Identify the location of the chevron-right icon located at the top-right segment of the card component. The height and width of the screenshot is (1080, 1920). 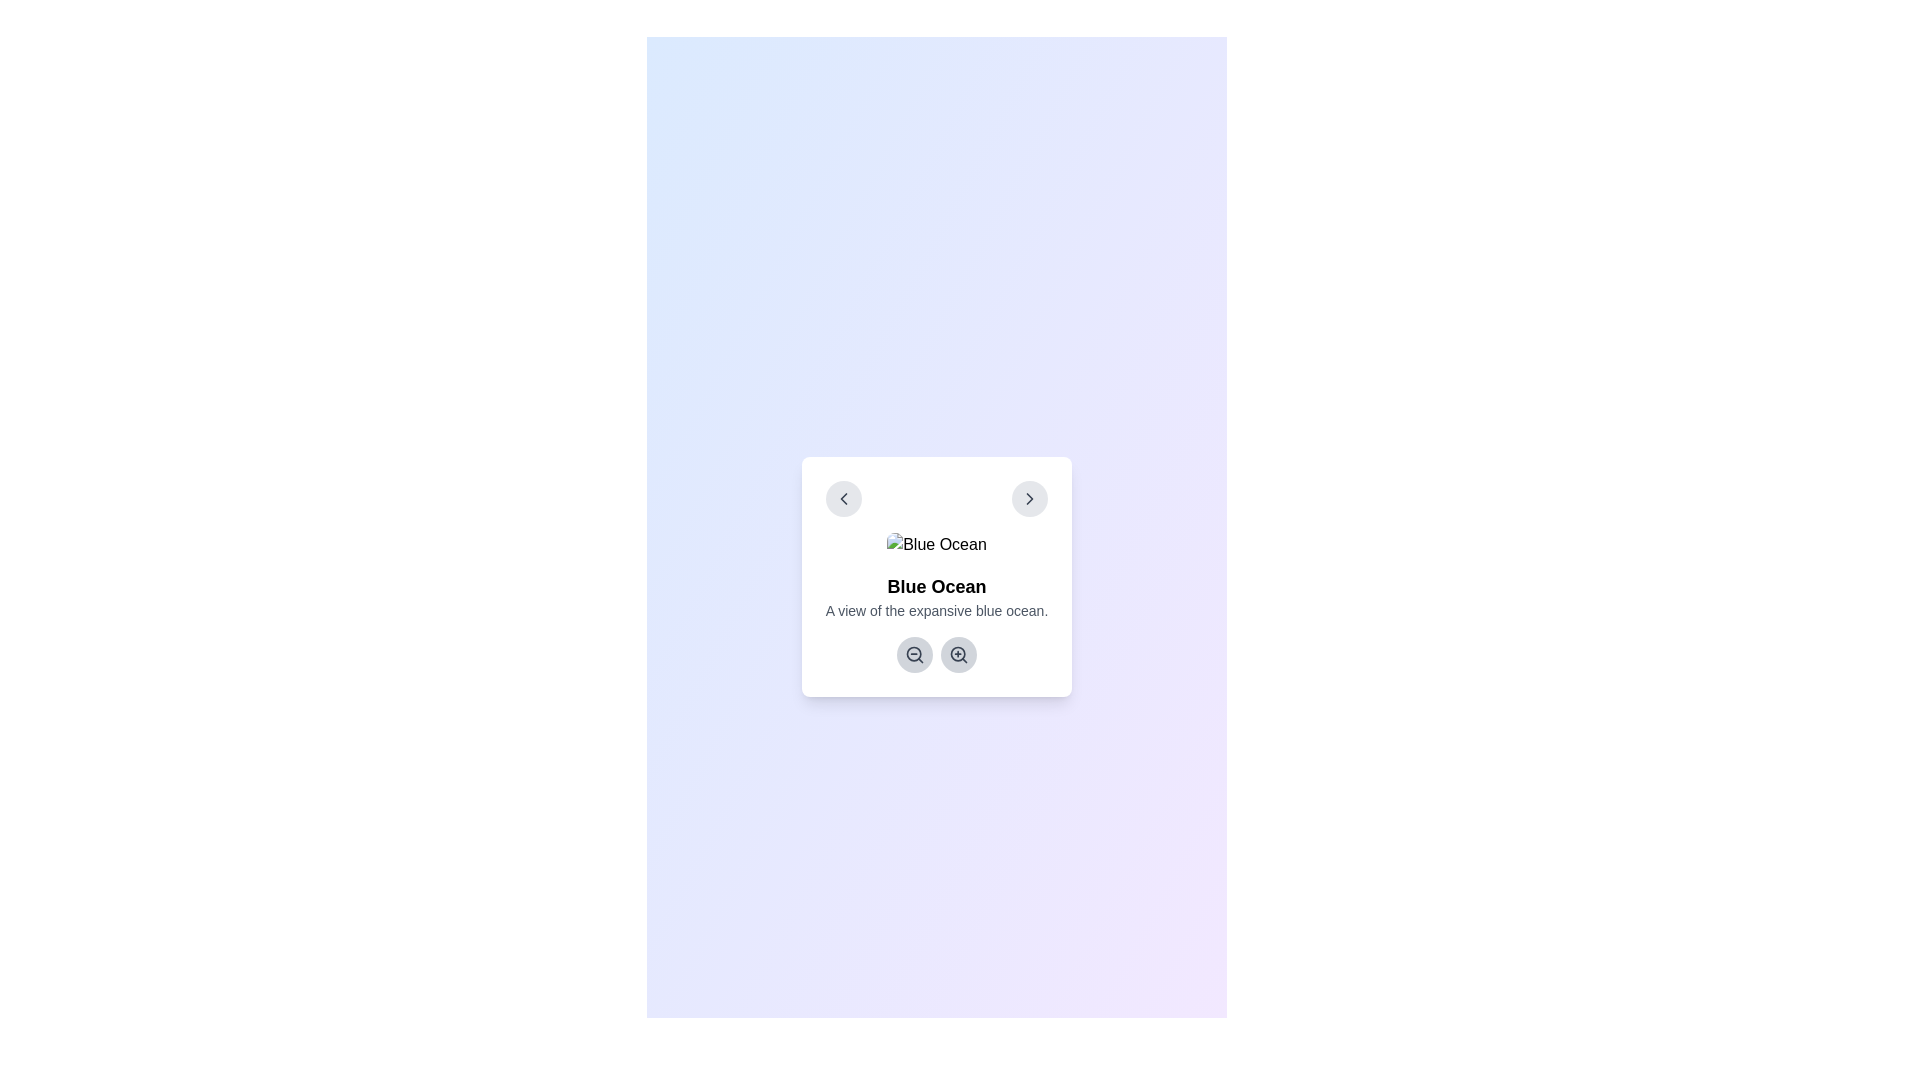
(1030, 497).